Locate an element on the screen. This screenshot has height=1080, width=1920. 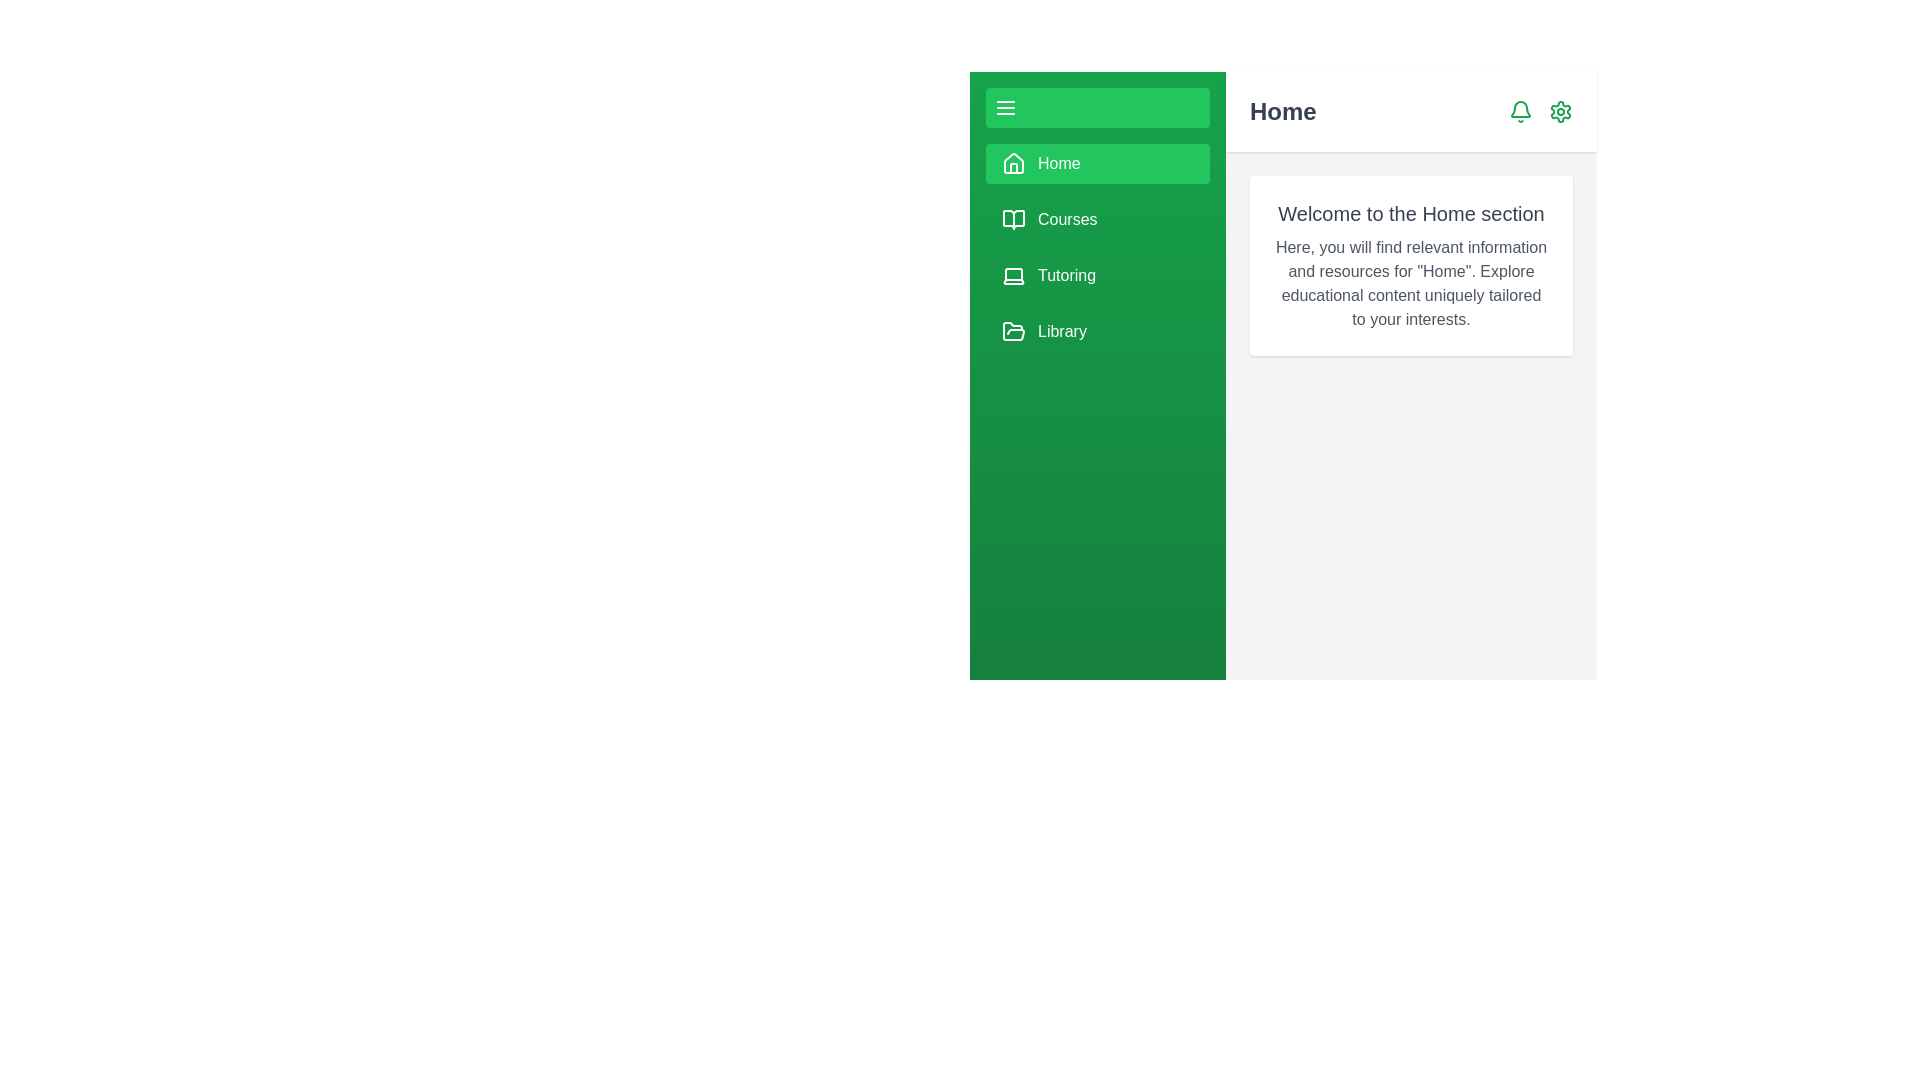
the green cogwheel SVG icon in the top-right corner of the interface is located at coordinates (1559, 111).